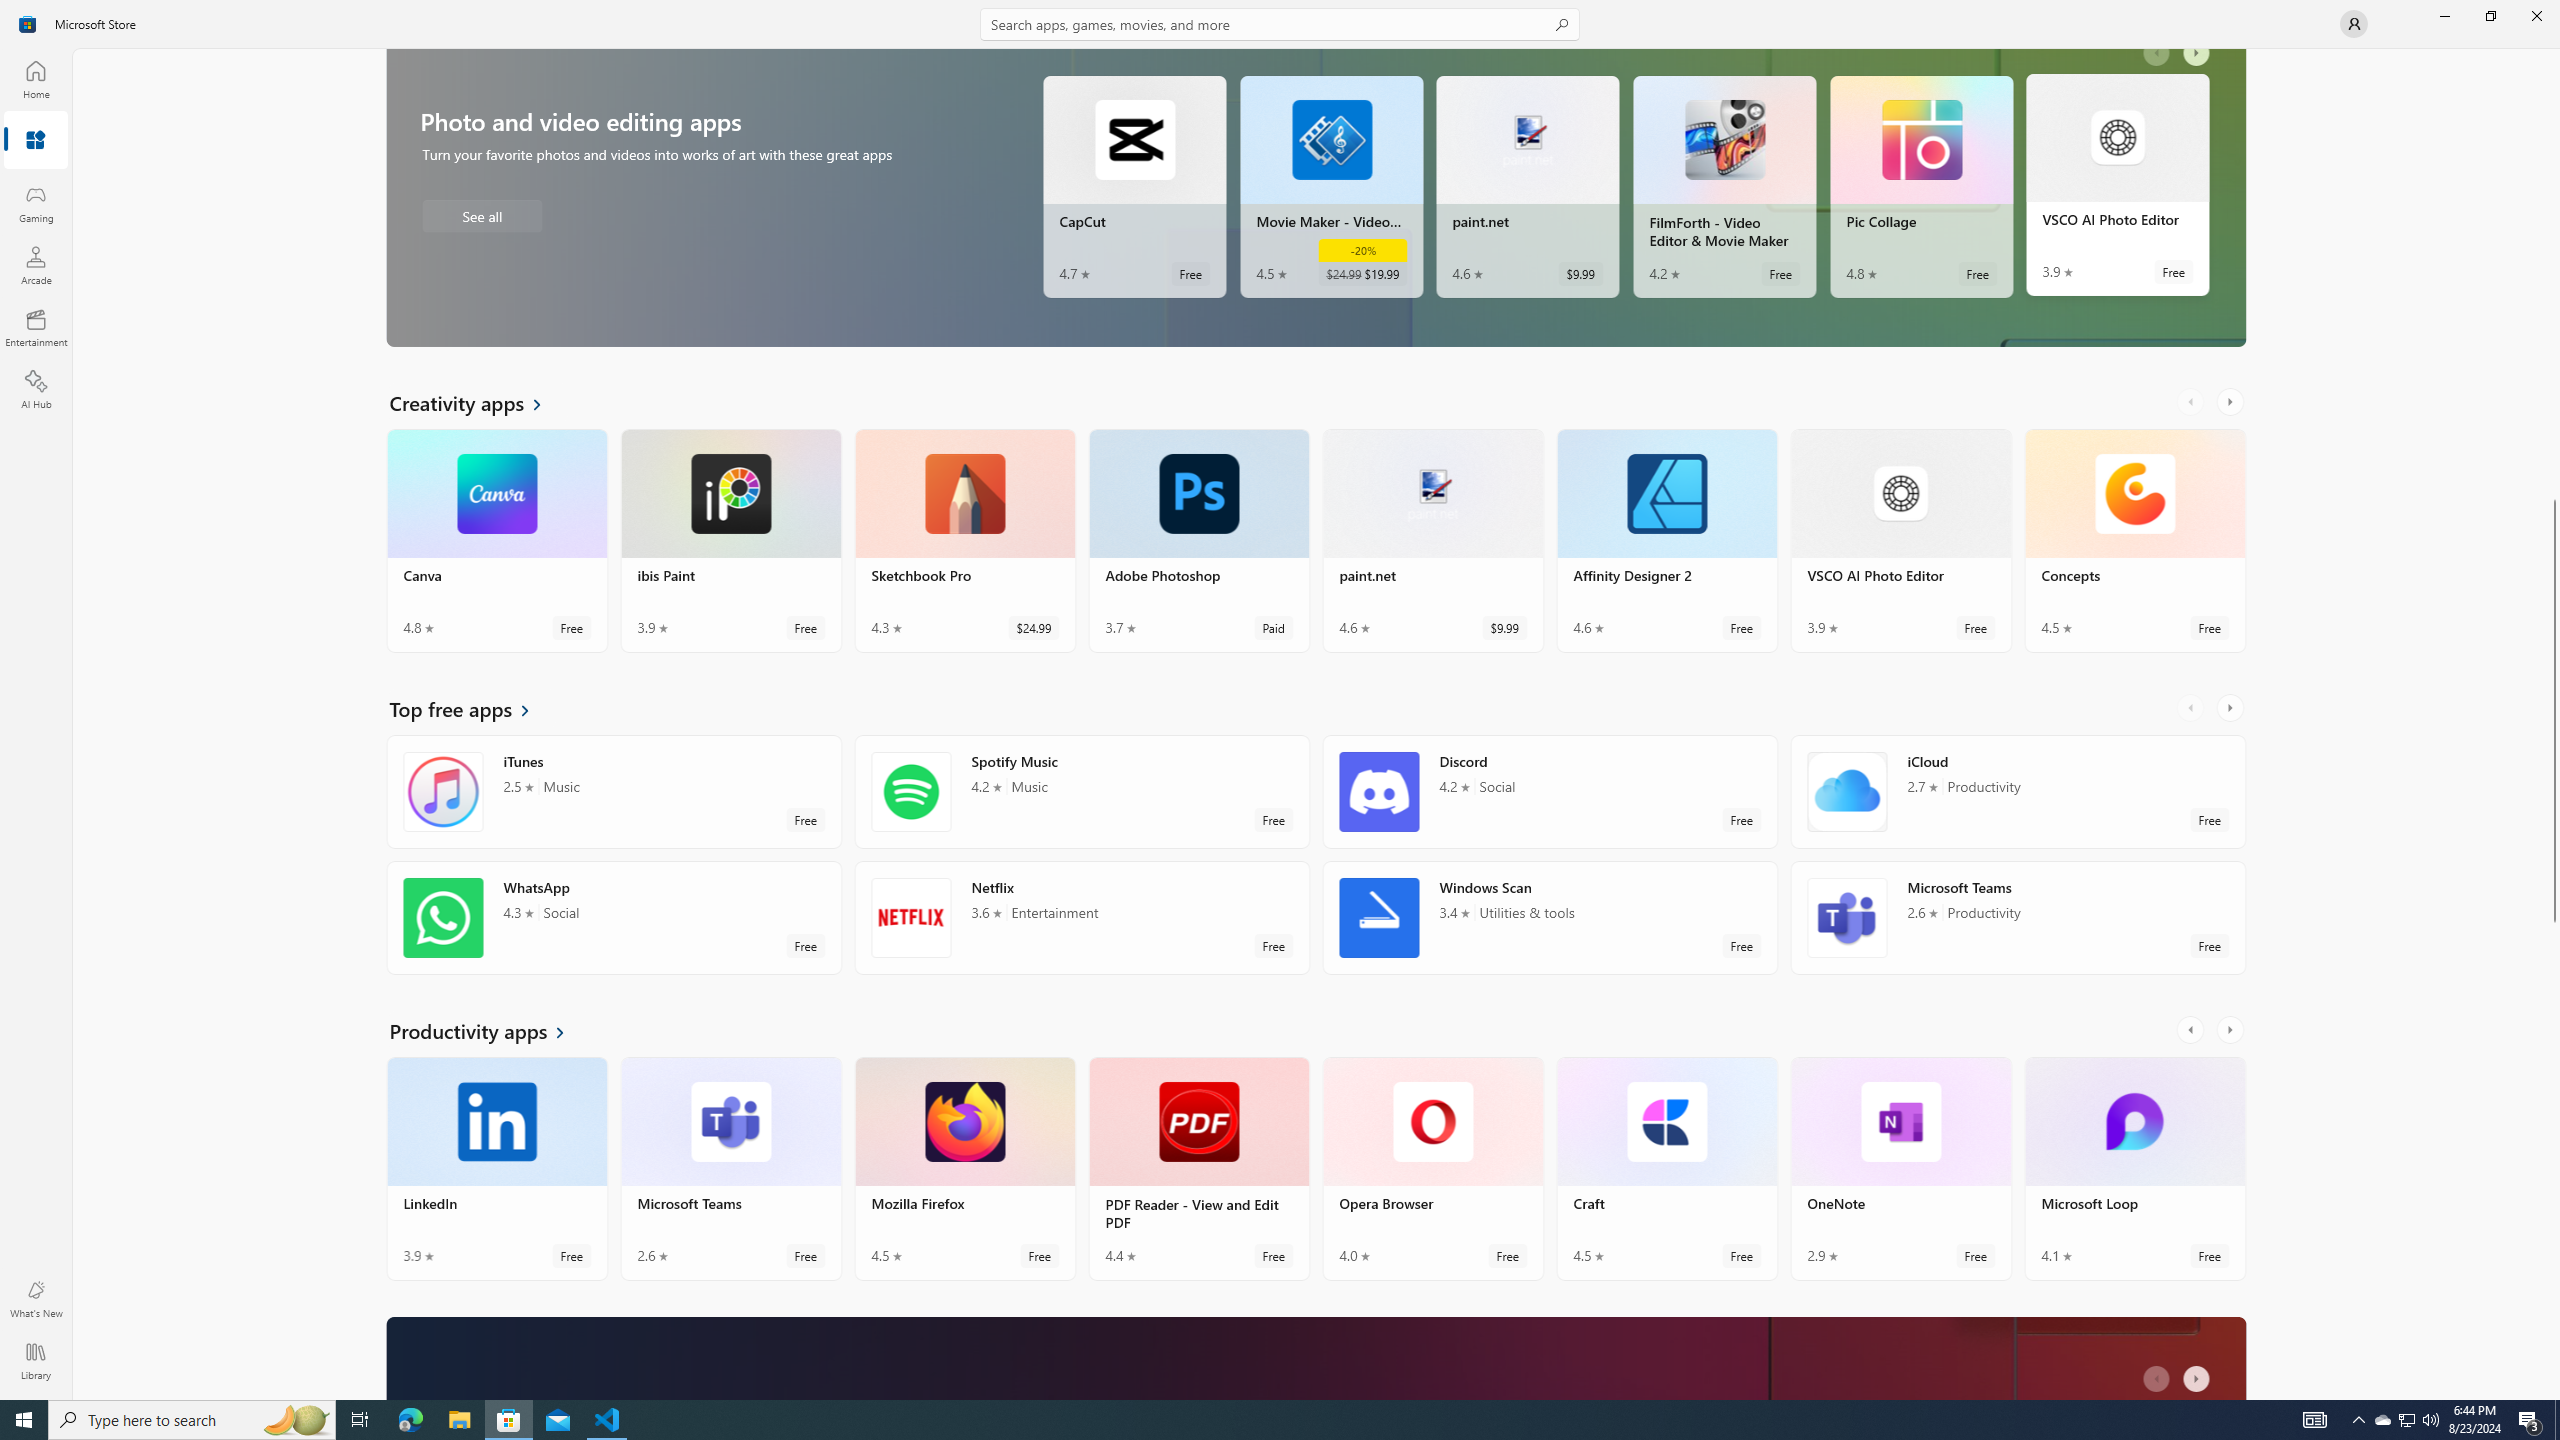 This screenshot has height=1440, width=2560. Describe the element at coordinates (1549, 798) in the screenshot. I see `'Discord. Average rating of 4.2 out of five stars. Free  '` at that location.